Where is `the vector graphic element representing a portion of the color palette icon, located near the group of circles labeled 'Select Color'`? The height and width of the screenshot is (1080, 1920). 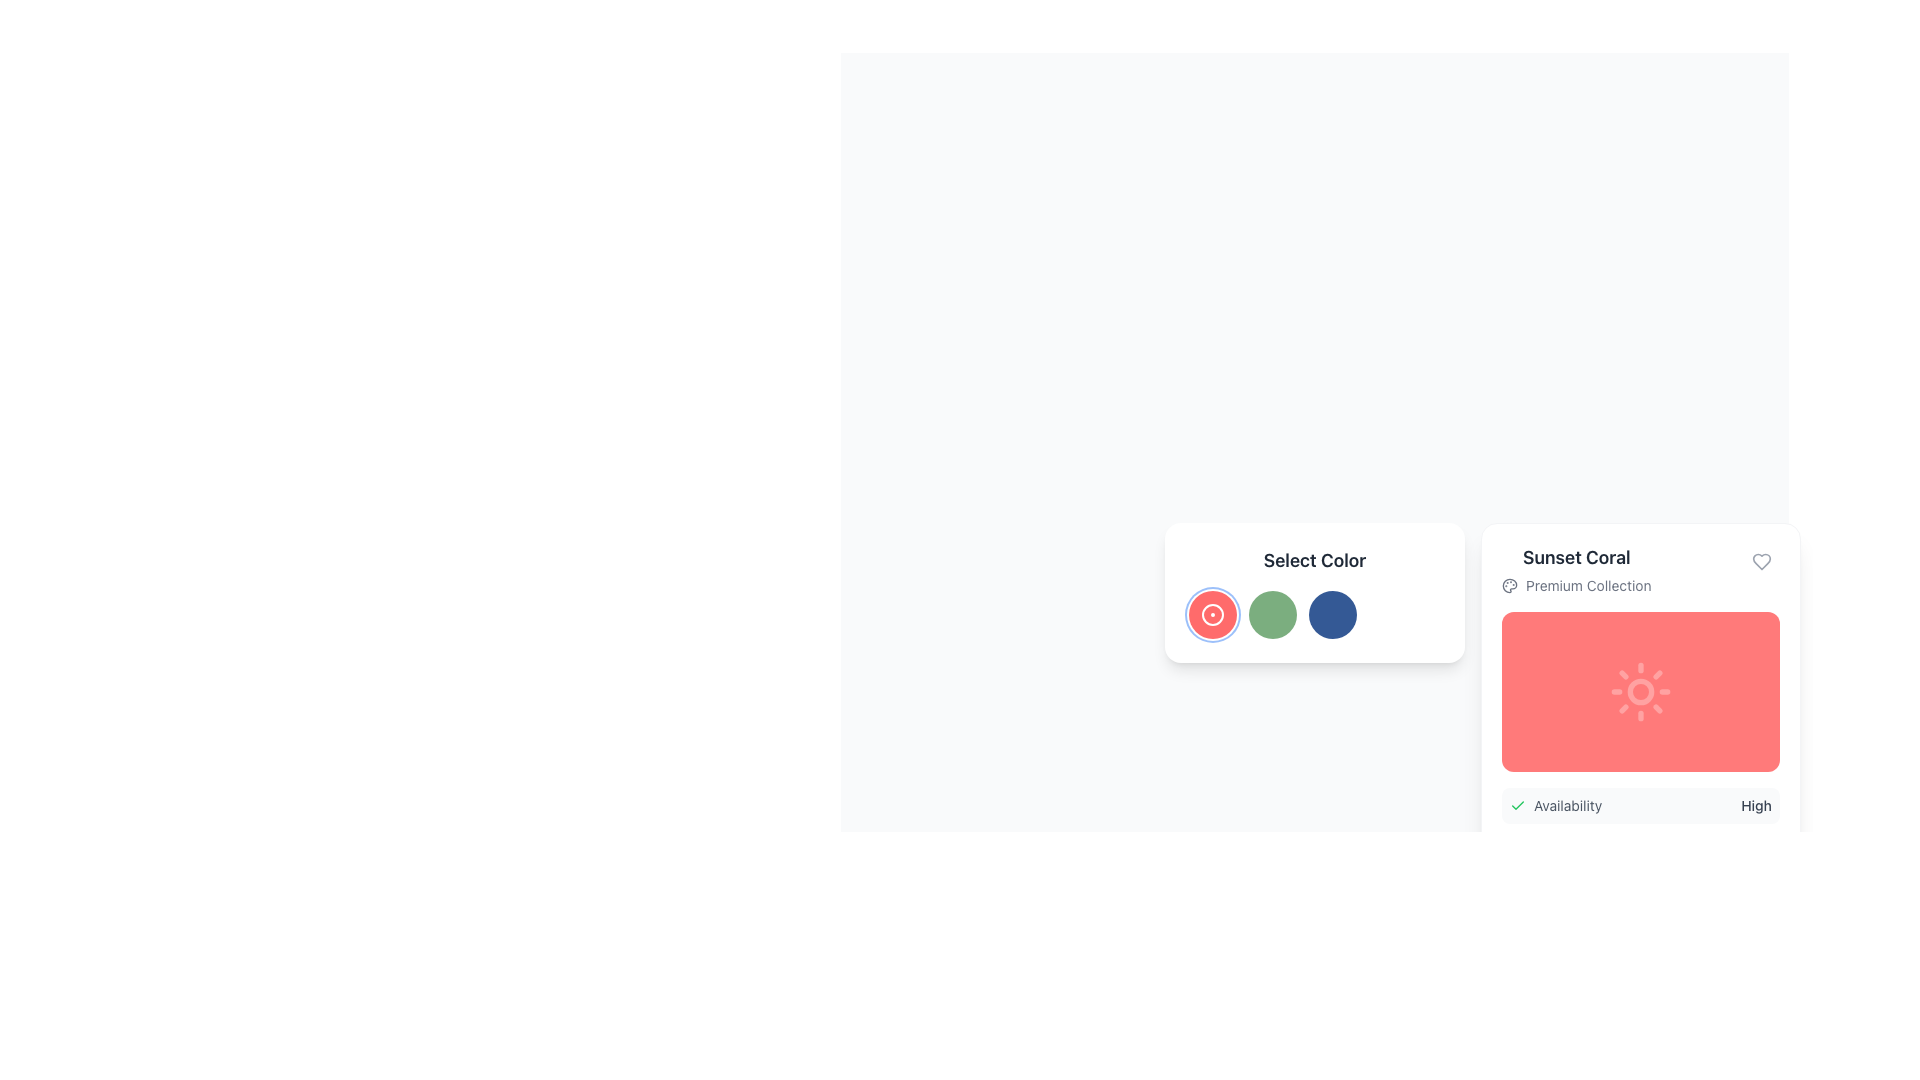
the vector graphic element representing a portion of the color palette icon, located near the group of circles labeled 'Select Color' is located at coordinates (1510, 585).